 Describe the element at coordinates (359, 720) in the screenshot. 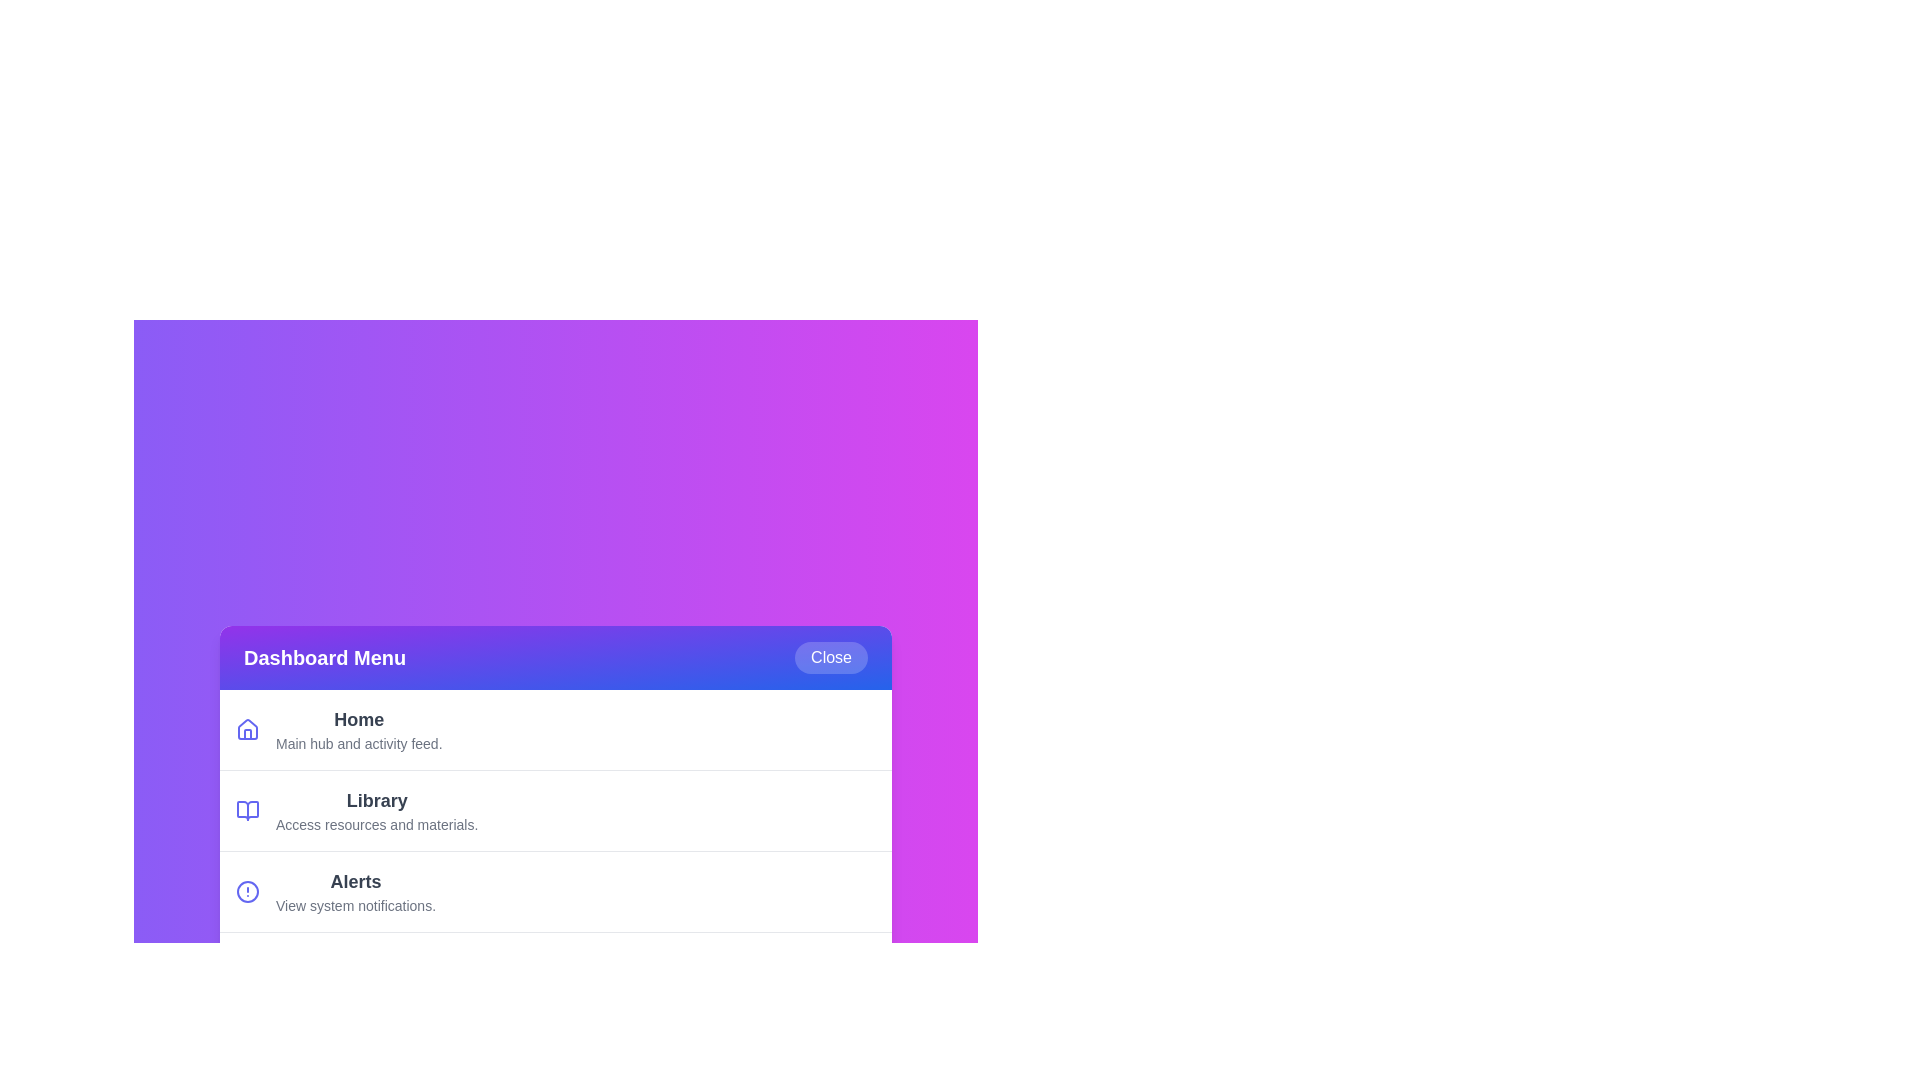

I see `the description of the menu item Home` at that location.